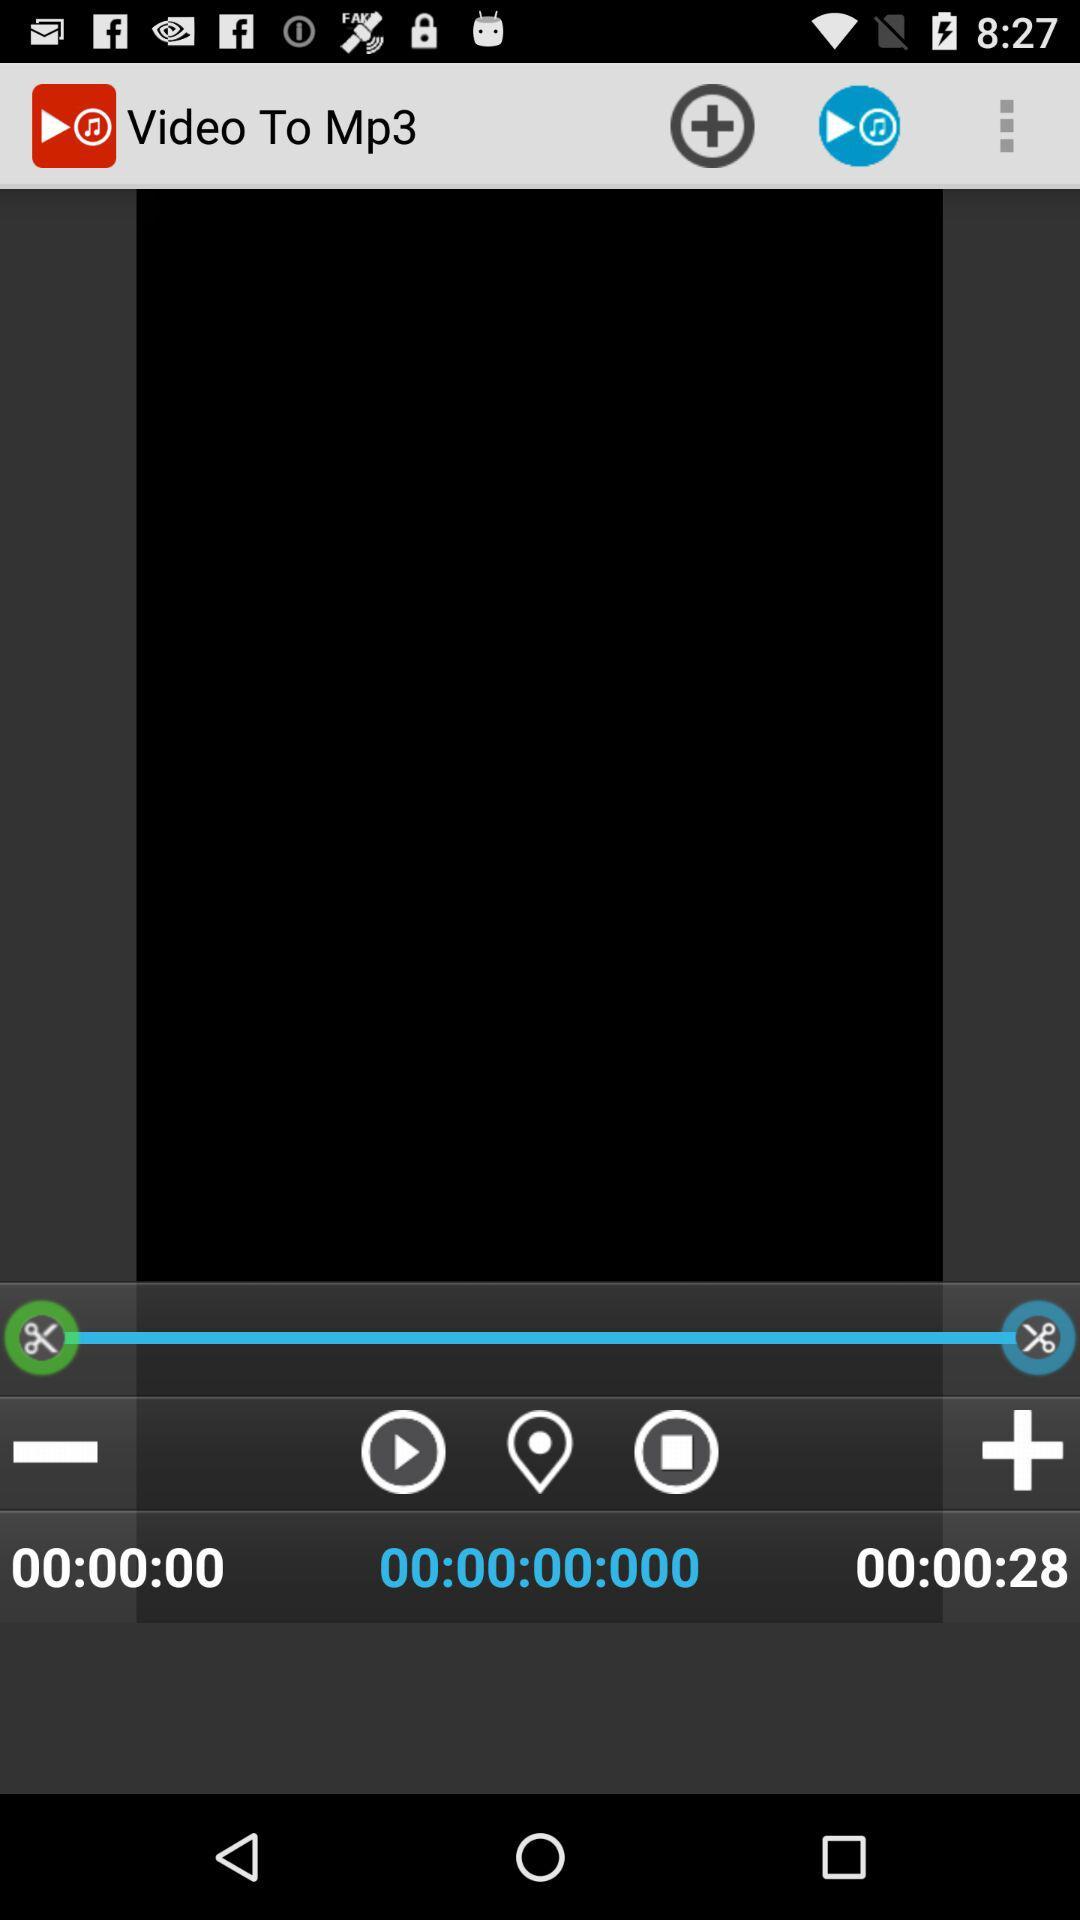  What do you see at coordinates (54, 1451) in the screenshot?
I see `the icon above 00:00:00 app` at bounding box center [54, 1451].